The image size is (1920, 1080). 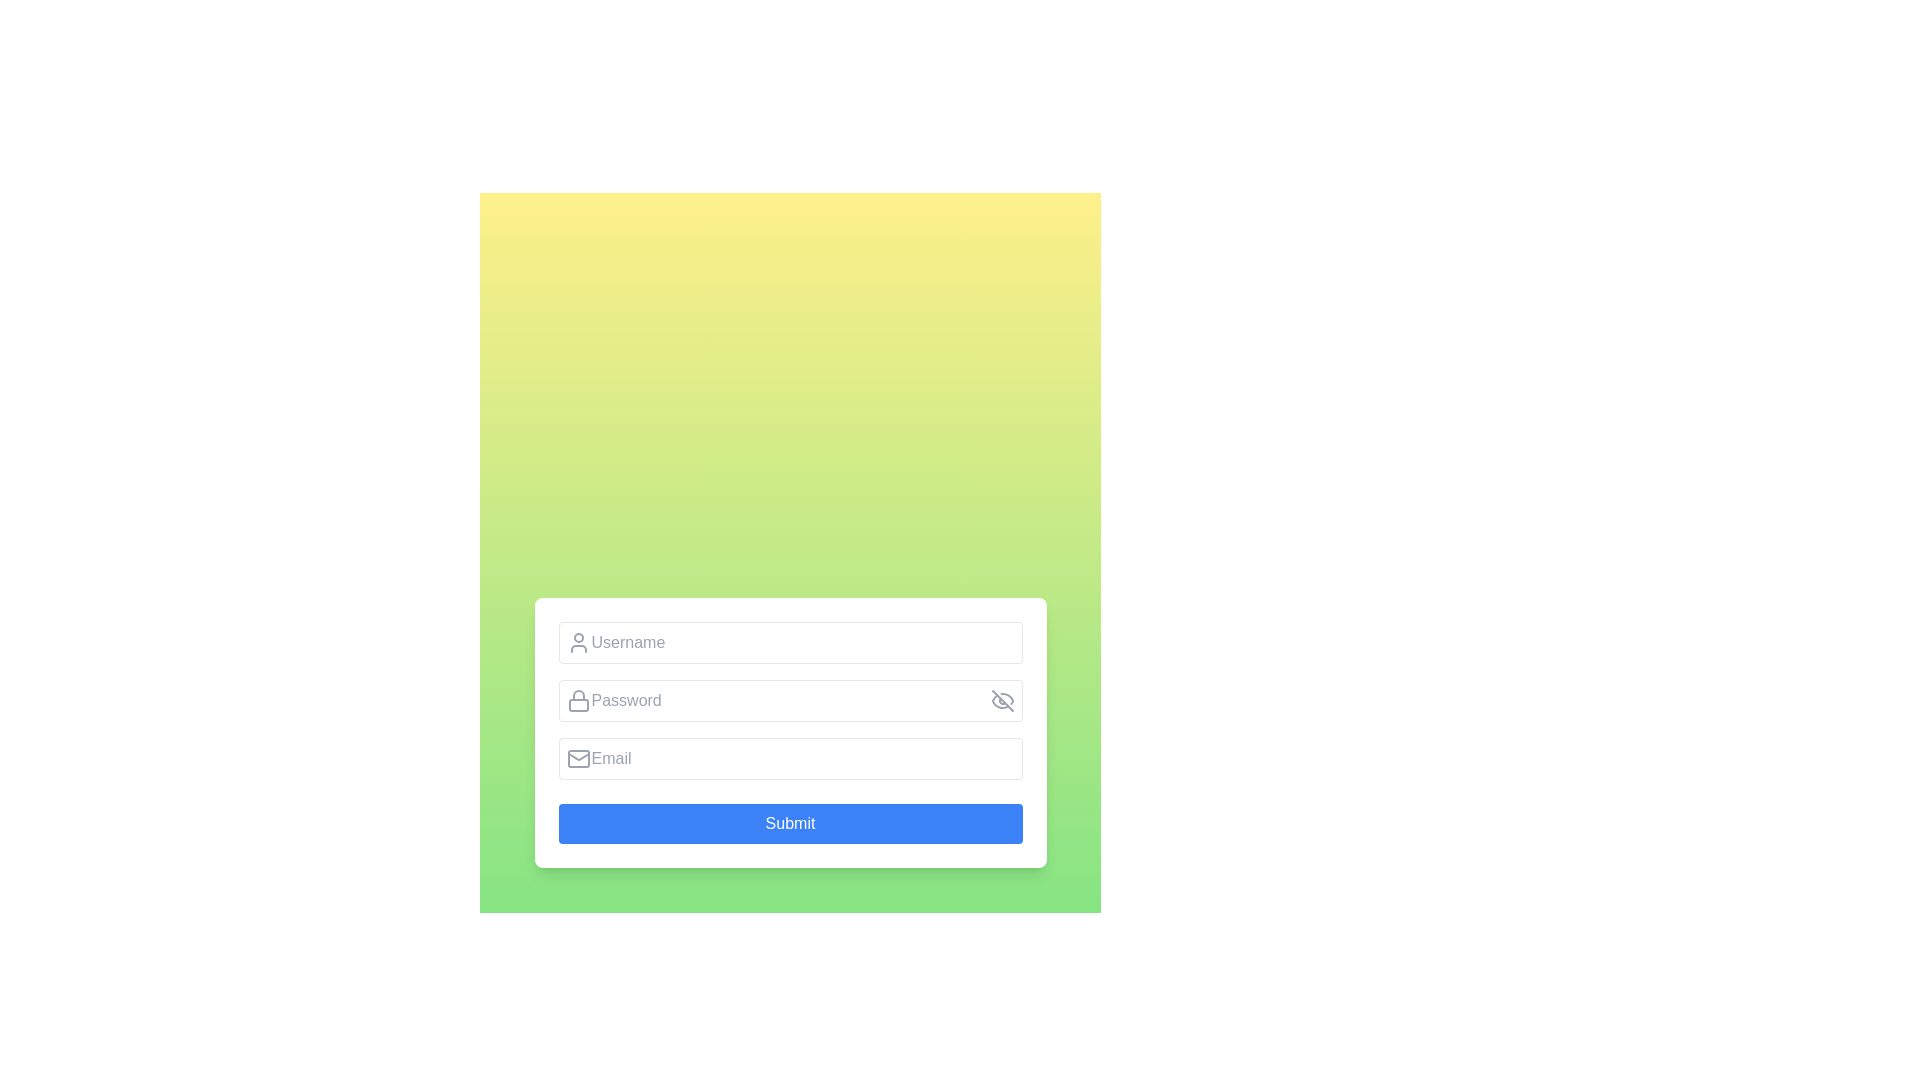 I want to click on the decorative envelope icon that indicates the adjacent input field for email, so click(x=577, y=756).